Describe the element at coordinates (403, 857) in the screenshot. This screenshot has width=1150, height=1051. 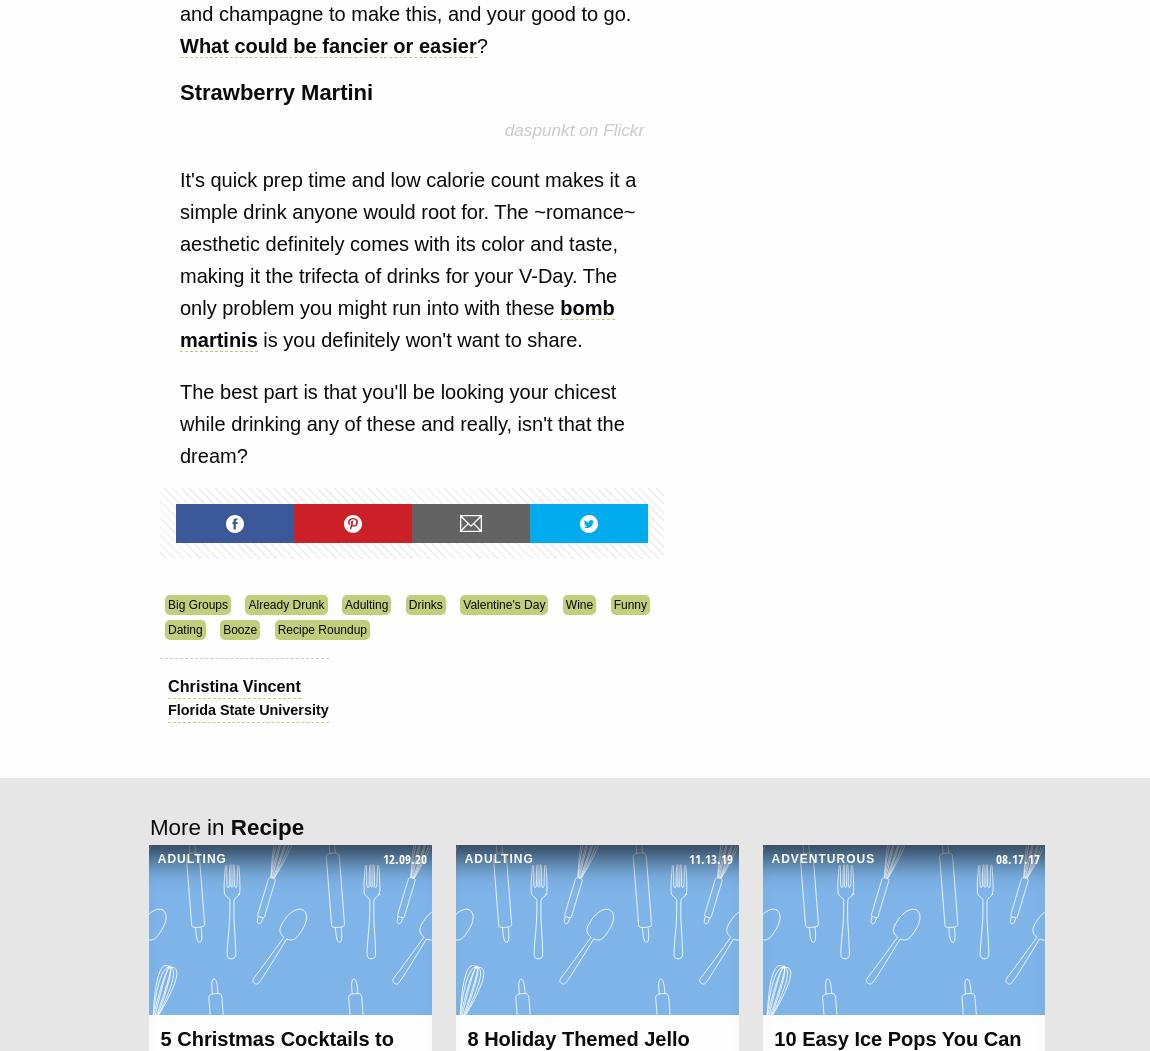
I see `'12.09.20'` at that location.